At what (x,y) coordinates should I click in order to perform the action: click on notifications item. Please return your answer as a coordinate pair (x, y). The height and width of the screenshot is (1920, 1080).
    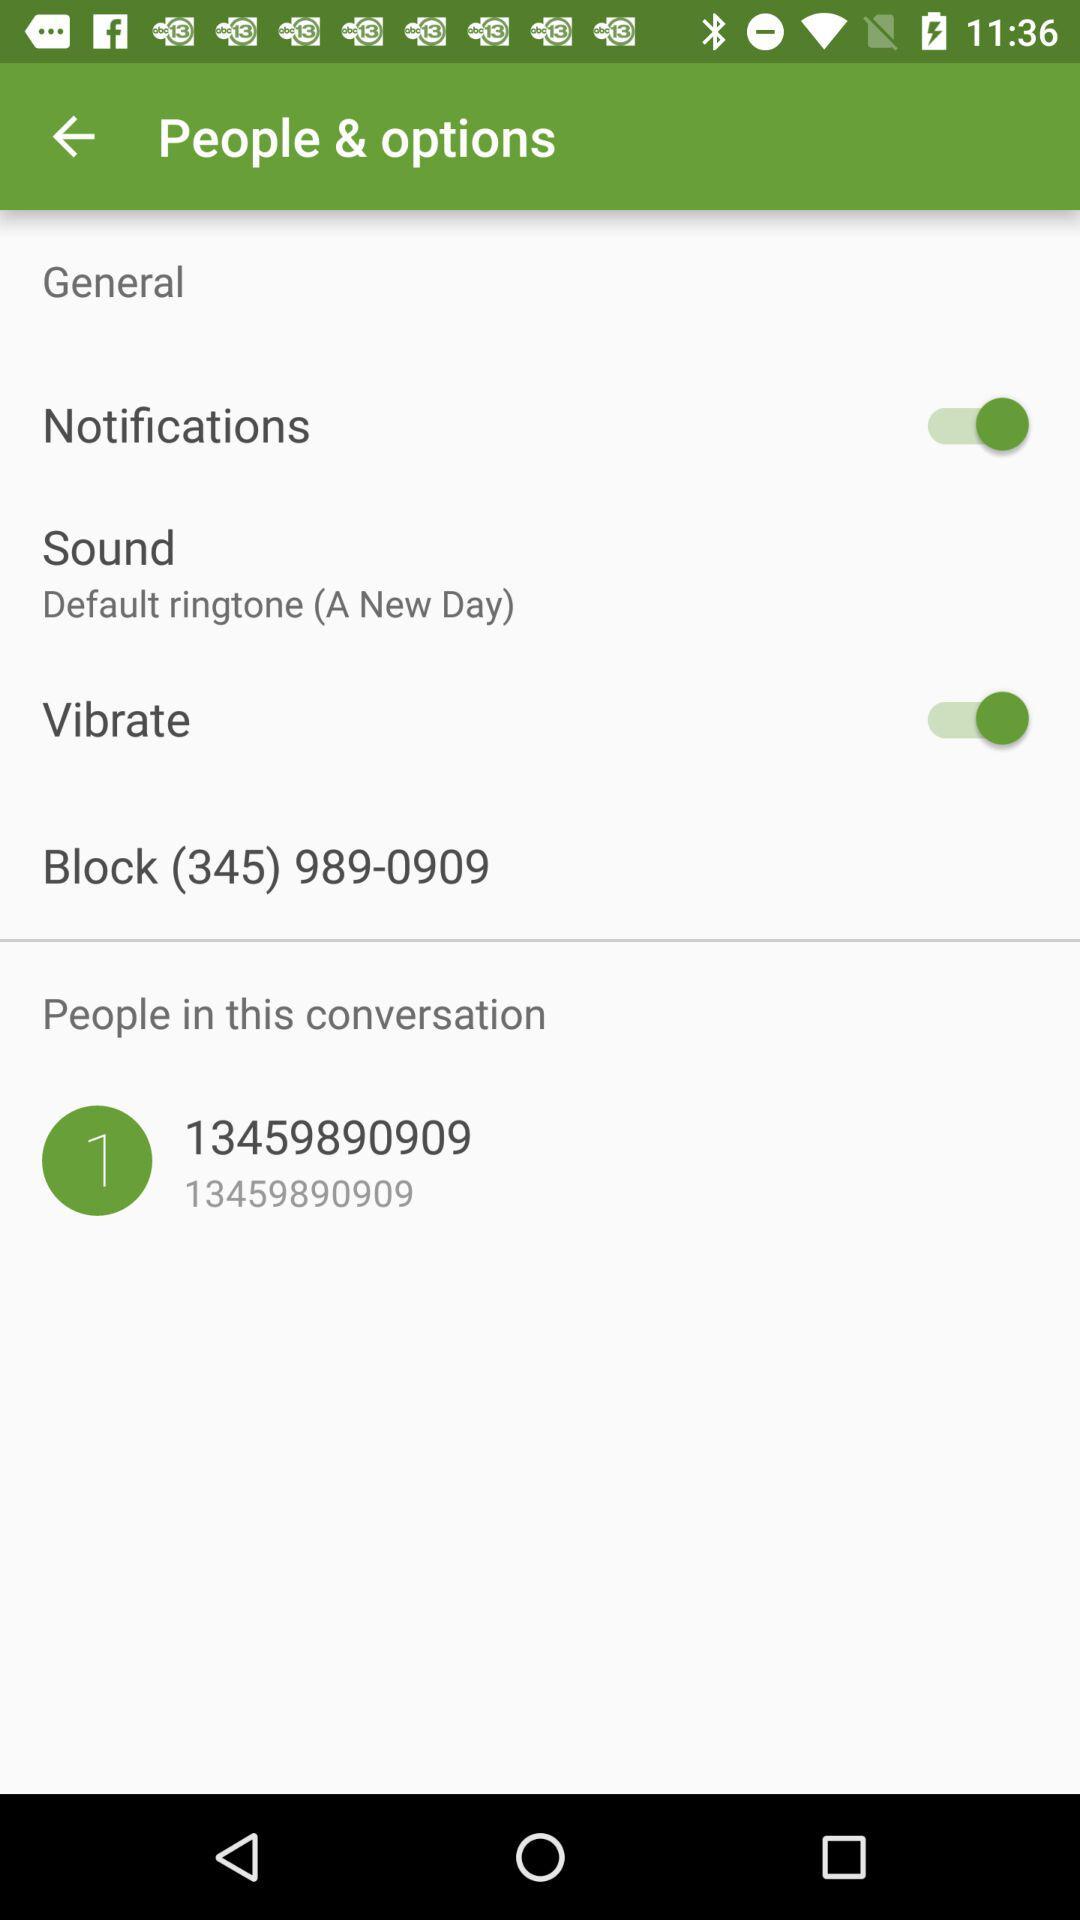
    Looking at the image, I should click on (477, 423).